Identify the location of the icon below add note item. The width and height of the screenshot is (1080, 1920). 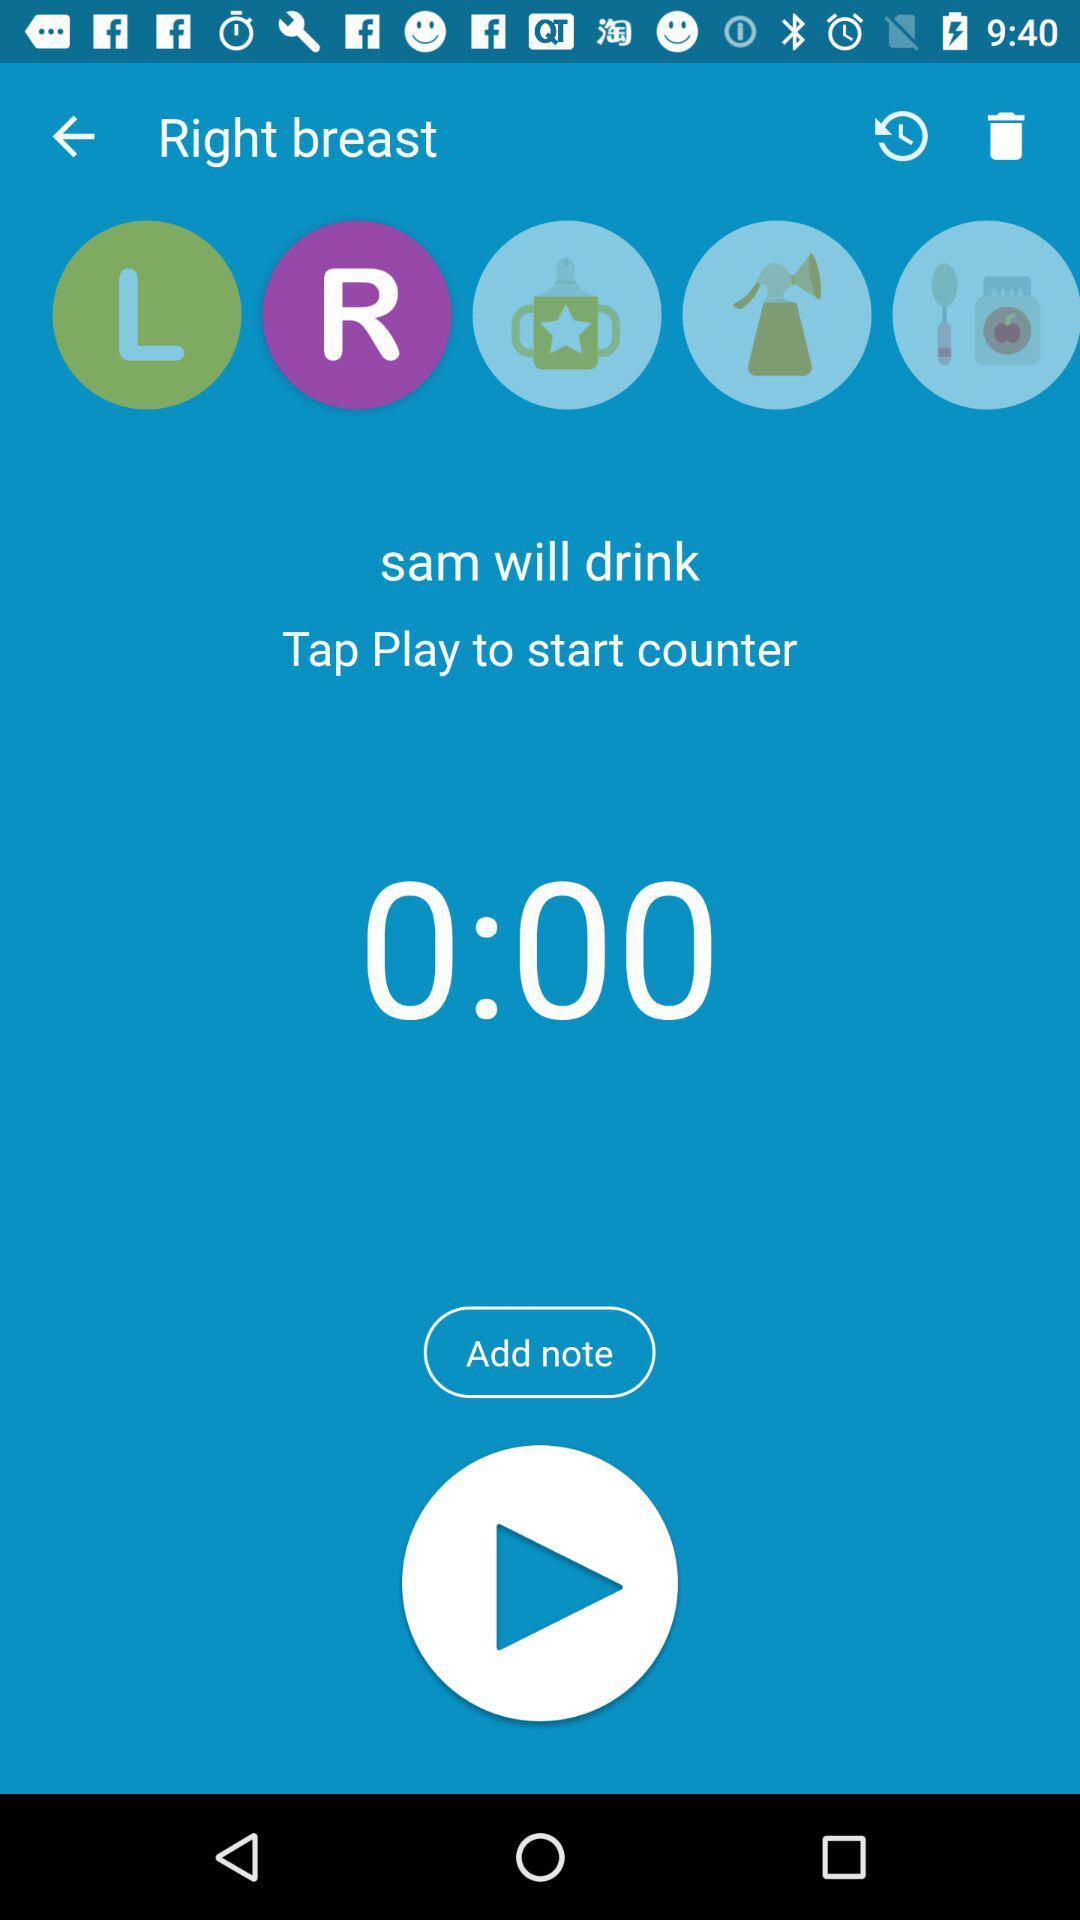
(540, 1584).